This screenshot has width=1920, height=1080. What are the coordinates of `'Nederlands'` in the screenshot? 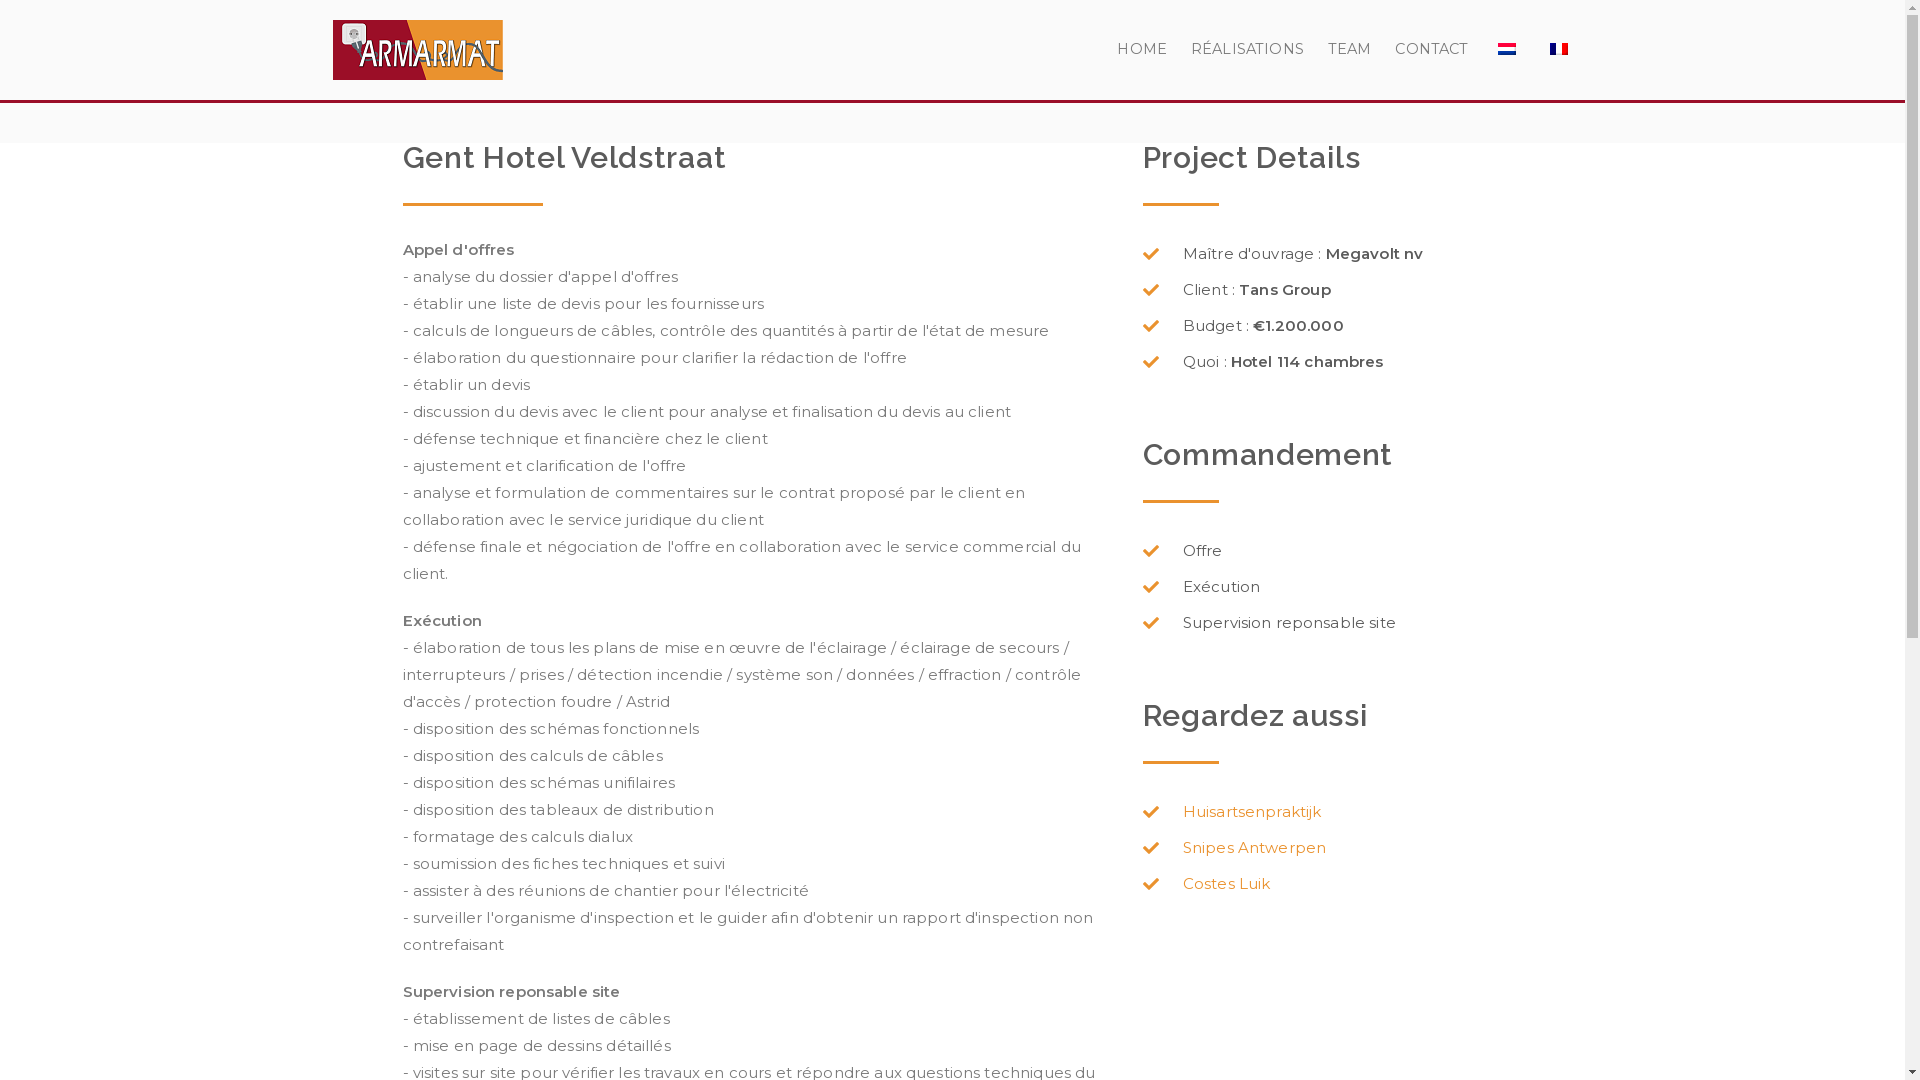 It's located at (1507, 48).